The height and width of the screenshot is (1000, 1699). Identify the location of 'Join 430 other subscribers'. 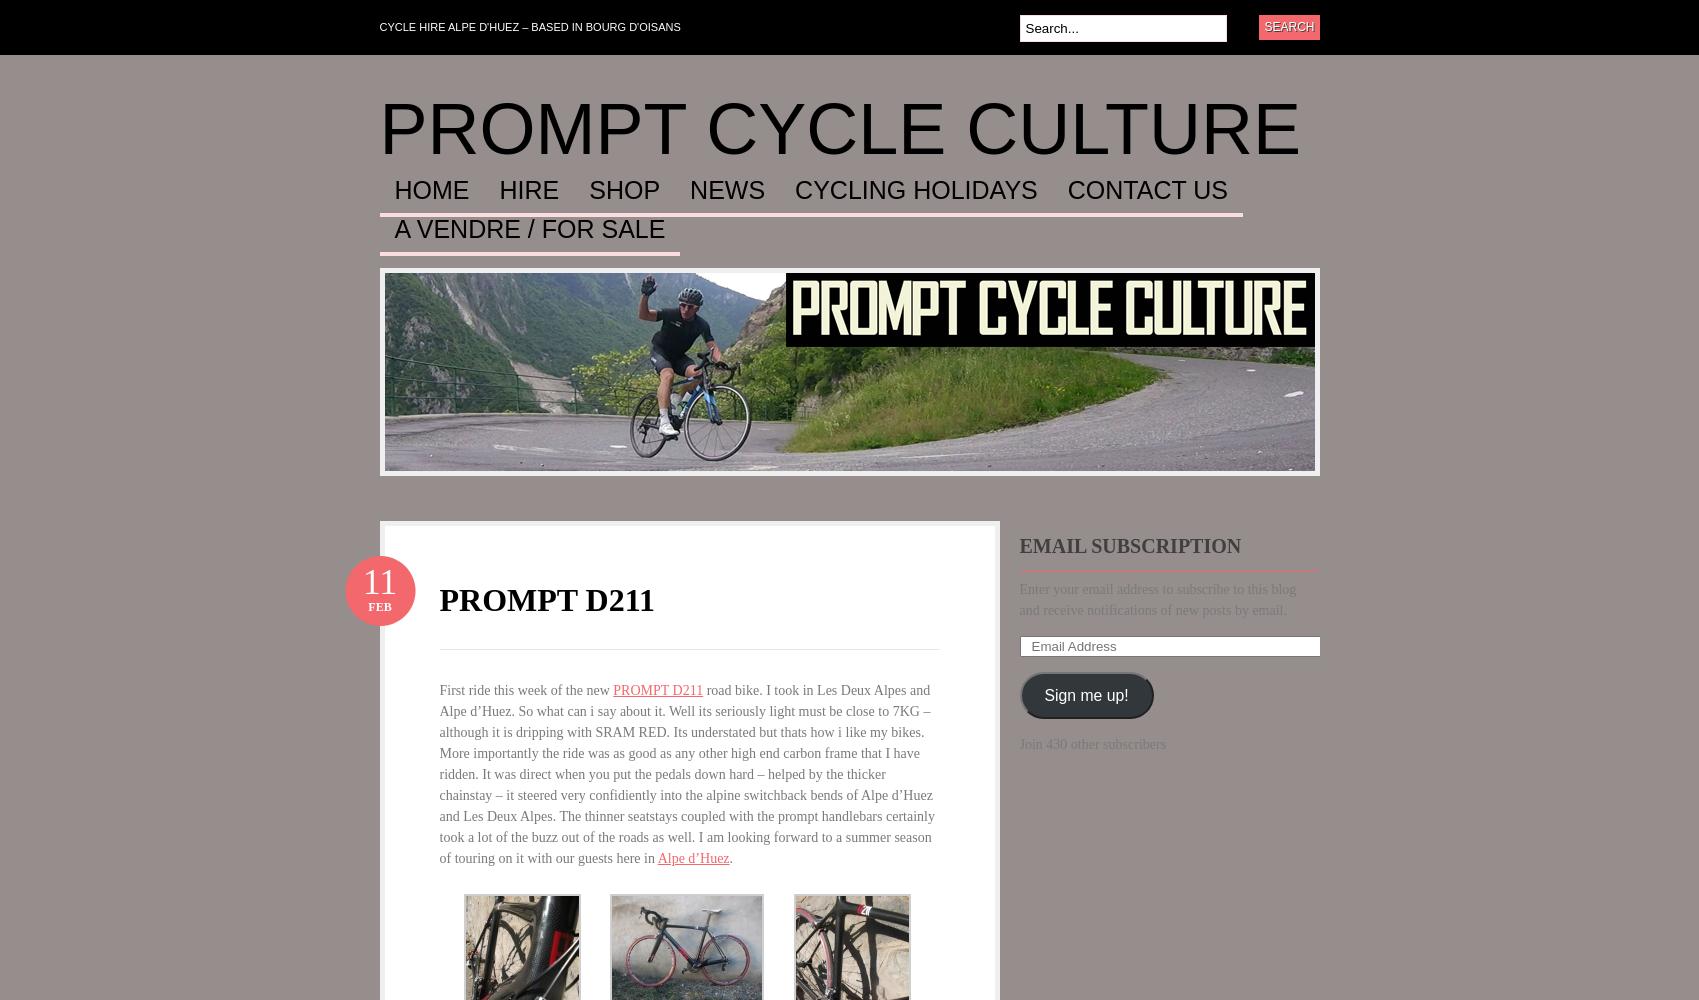
(1019, 743).